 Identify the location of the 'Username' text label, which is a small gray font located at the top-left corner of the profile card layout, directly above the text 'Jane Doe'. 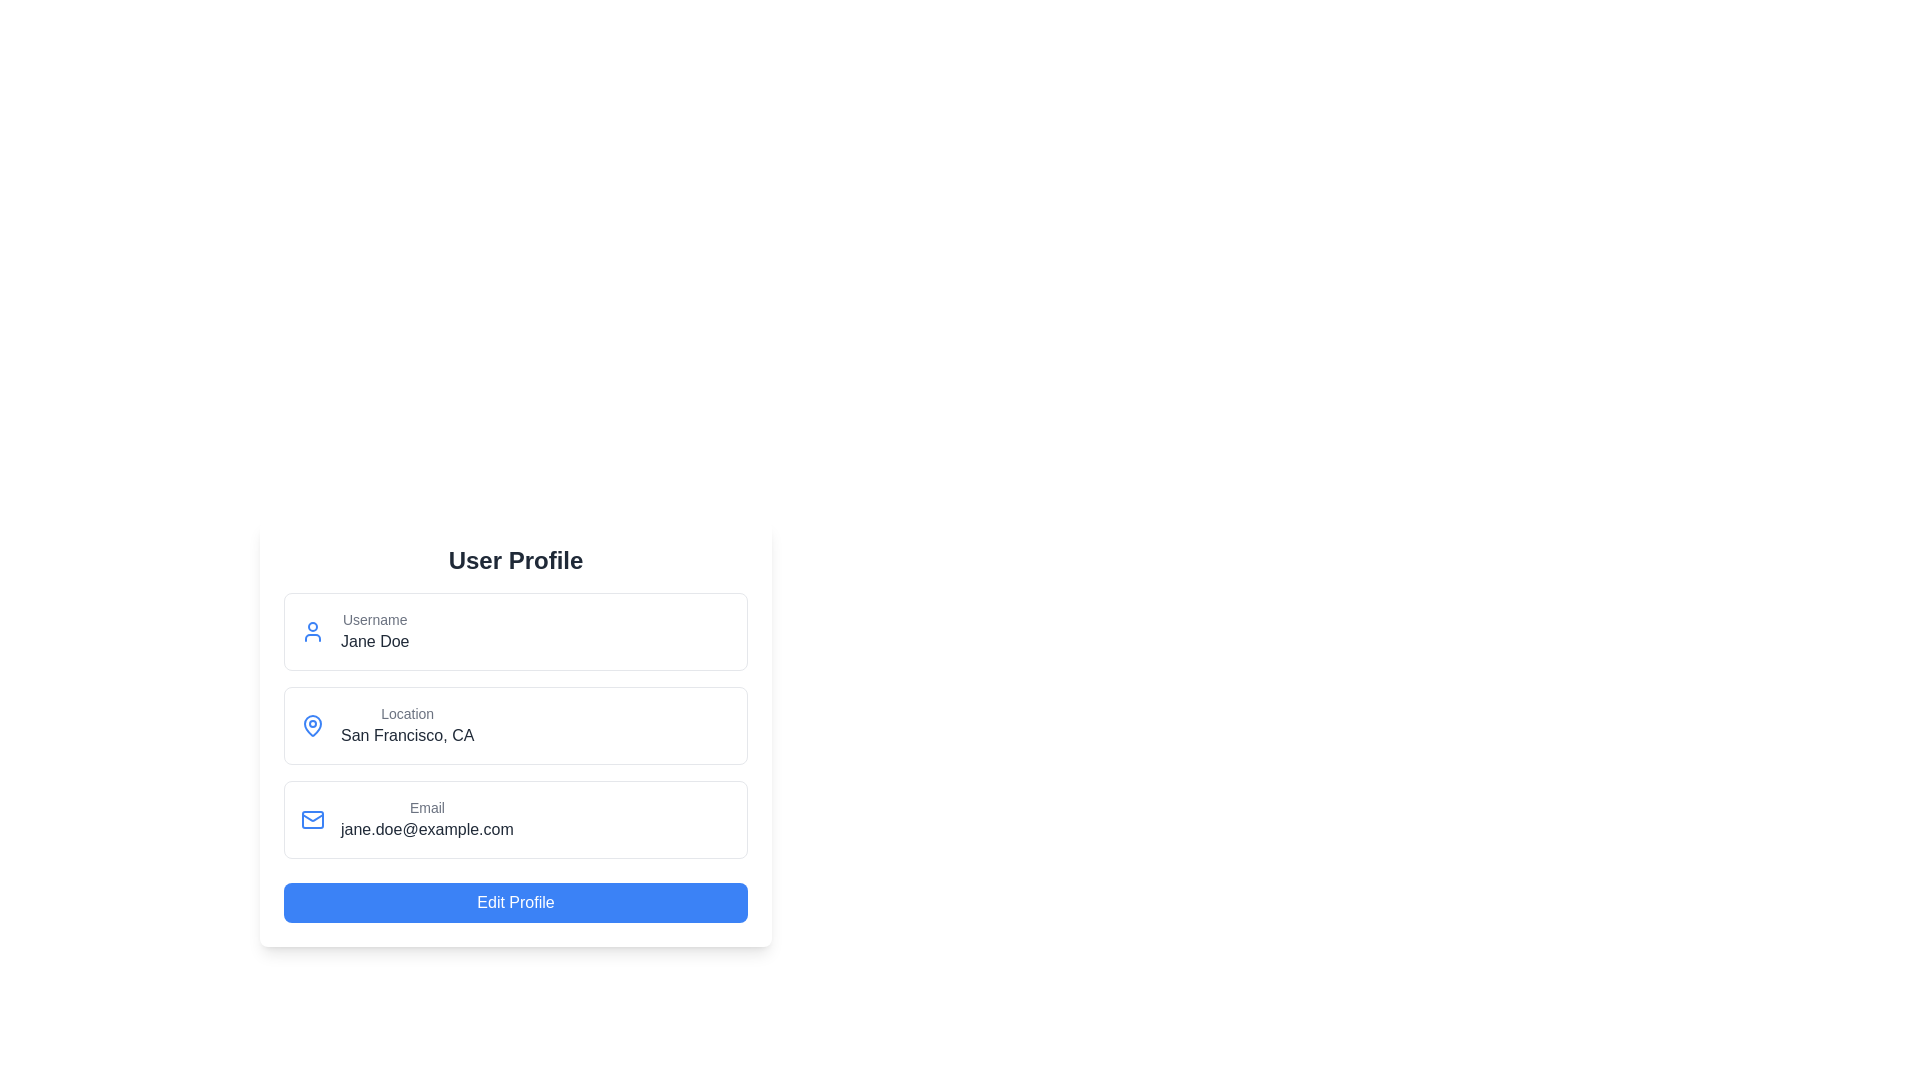
(375, 619).